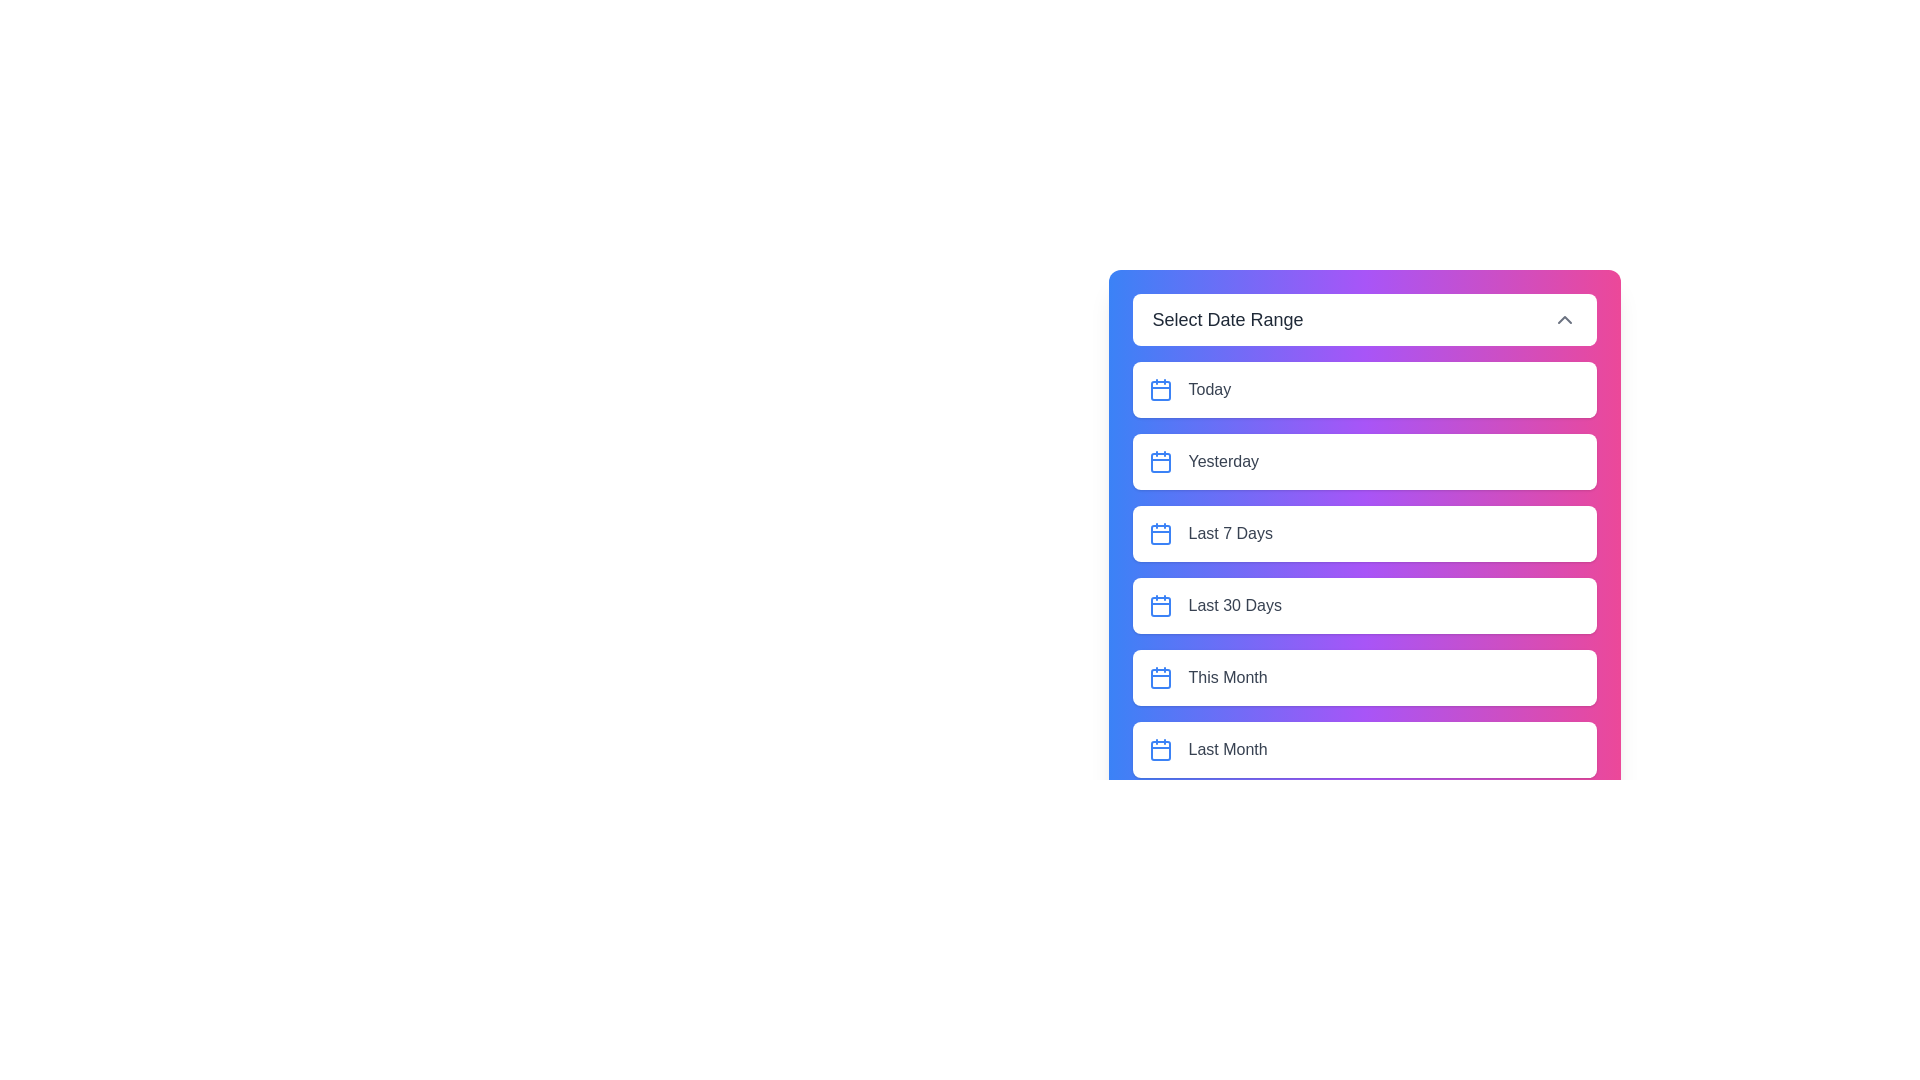  Describe the element at coordinates (1363, 532) in the screenshot. I see `the element Last 7 Days option to observe potential hover effects or tooltips` at that location.